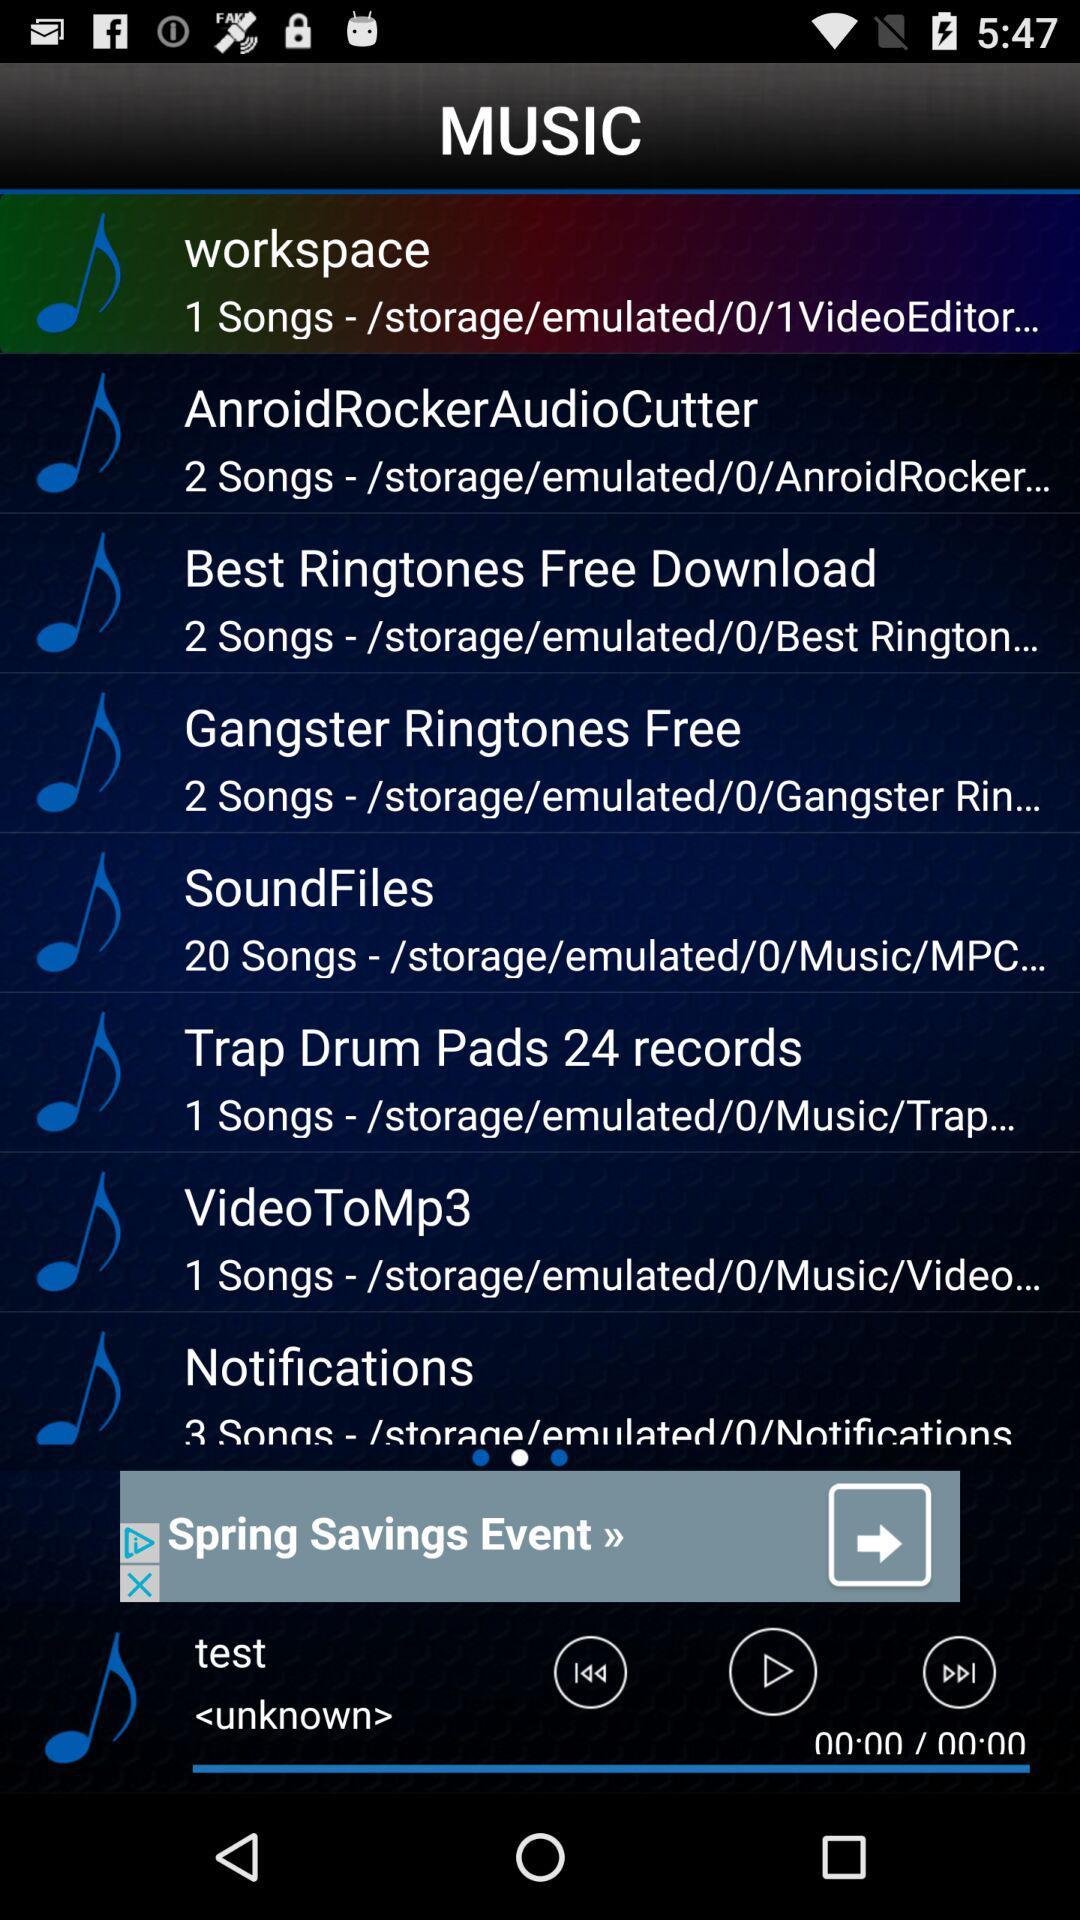  I want to click on the next play, so click(971, 1680).